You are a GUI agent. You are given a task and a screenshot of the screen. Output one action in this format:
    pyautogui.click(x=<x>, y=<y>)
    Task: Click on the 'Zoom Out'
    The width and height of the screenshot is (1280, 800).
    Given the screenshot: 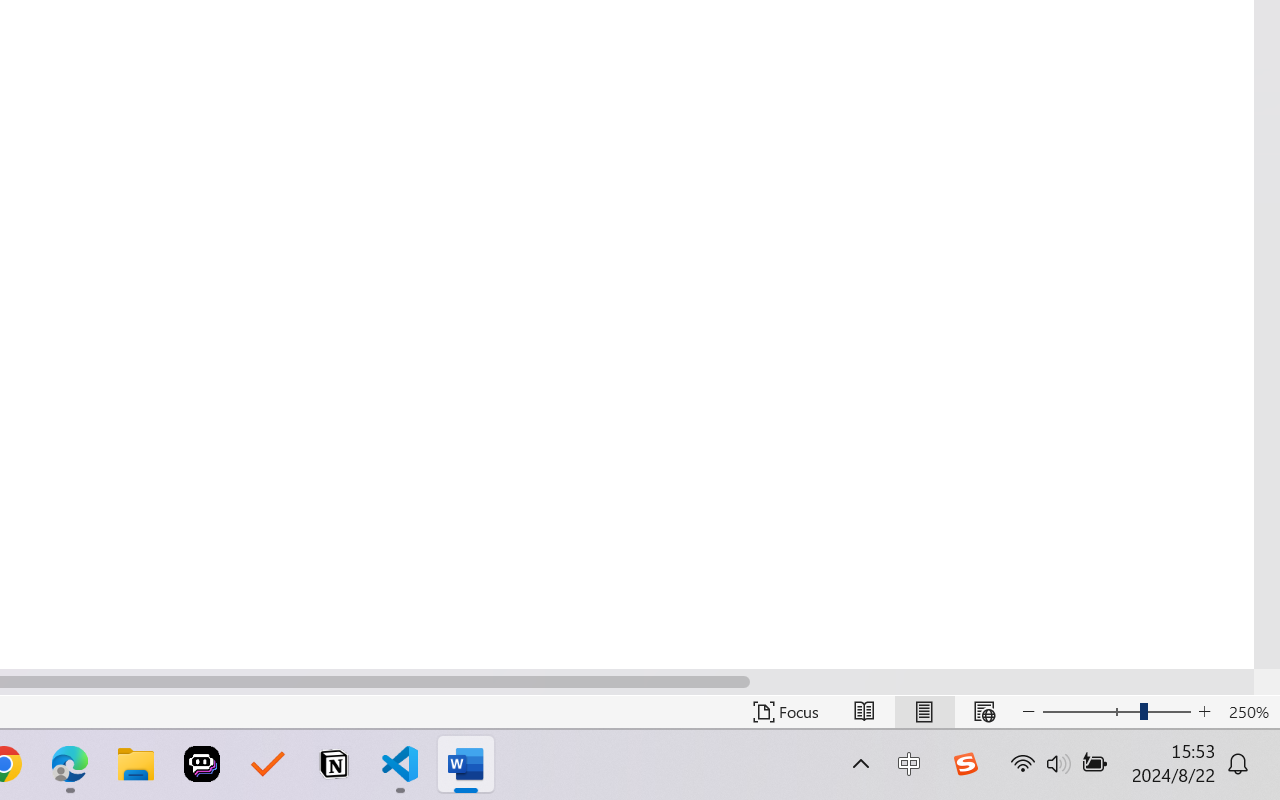 What is the action you would take?
    pyautogui.click(x=1076, y=711)
    